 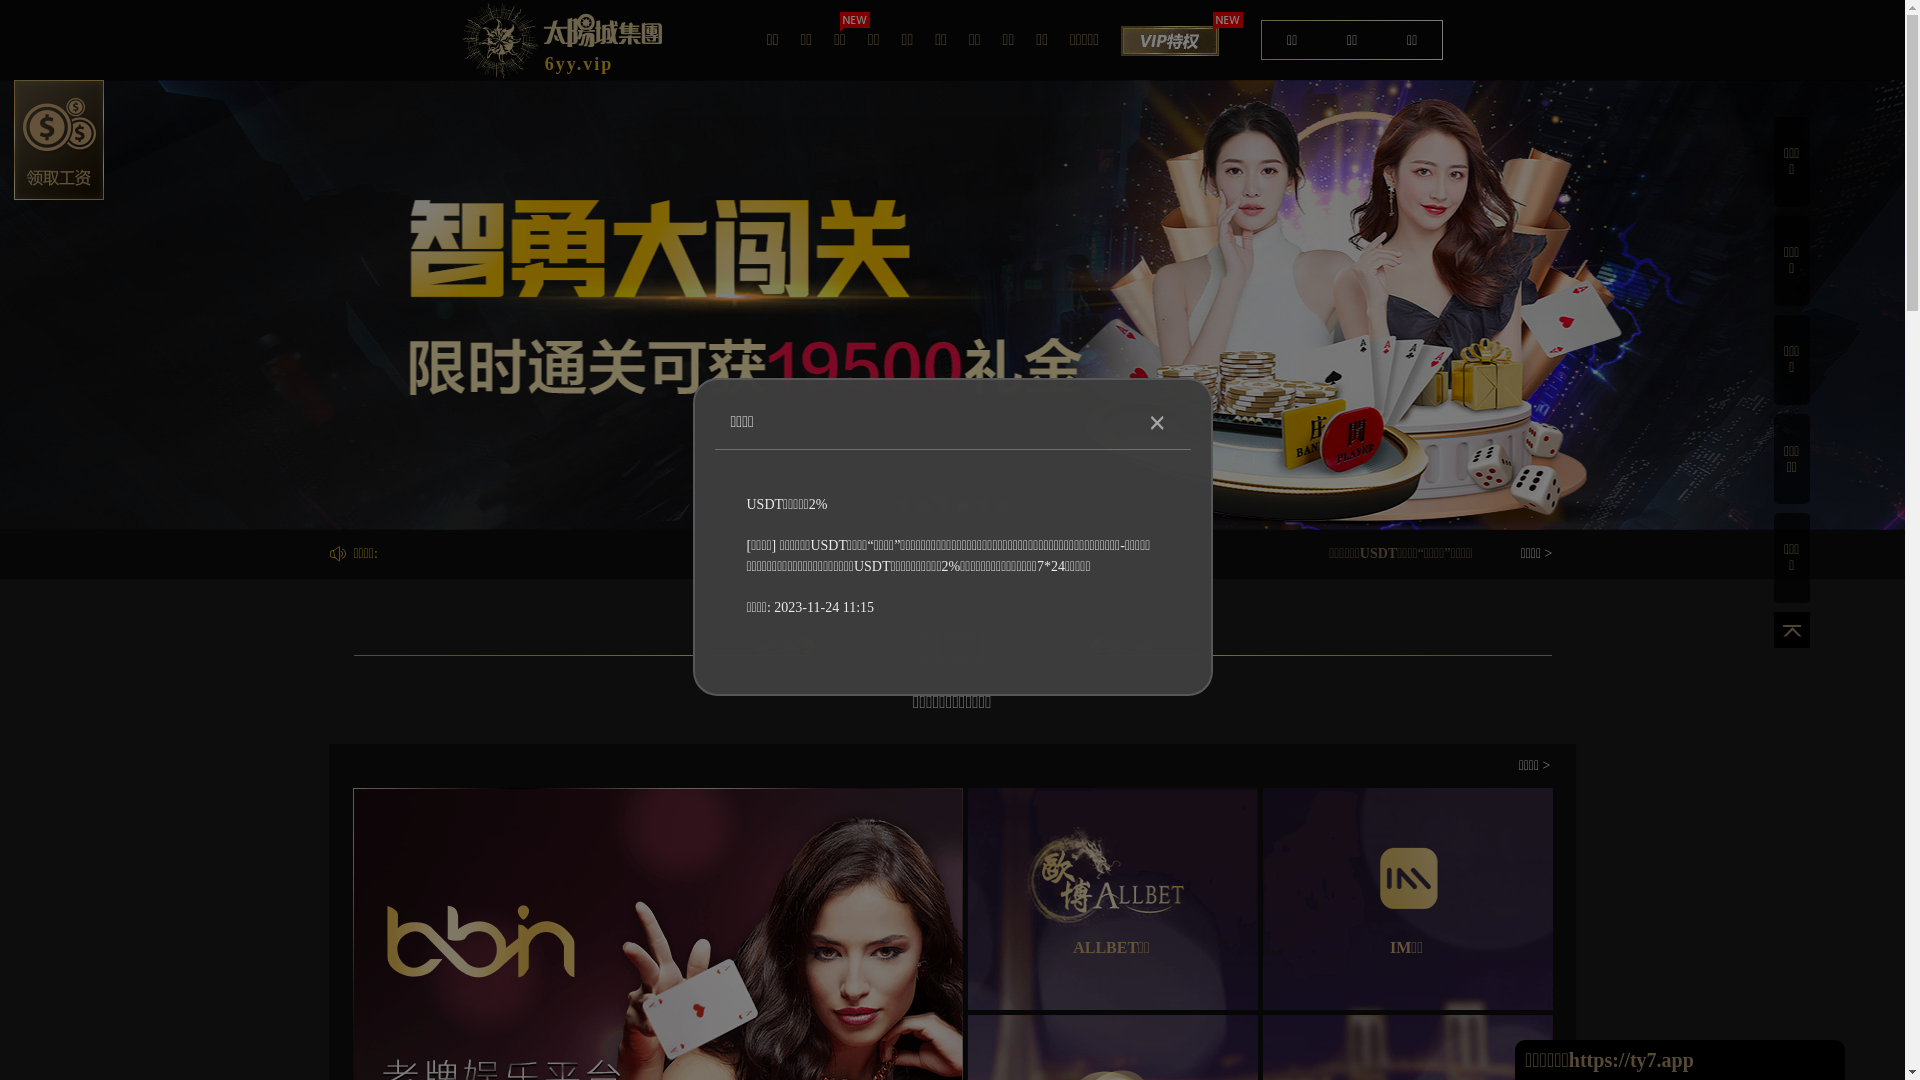 What do you see at coordinates (560, 39) in the screenshot?
I see `'6yy.vip'` at bounding box center [560, 39].